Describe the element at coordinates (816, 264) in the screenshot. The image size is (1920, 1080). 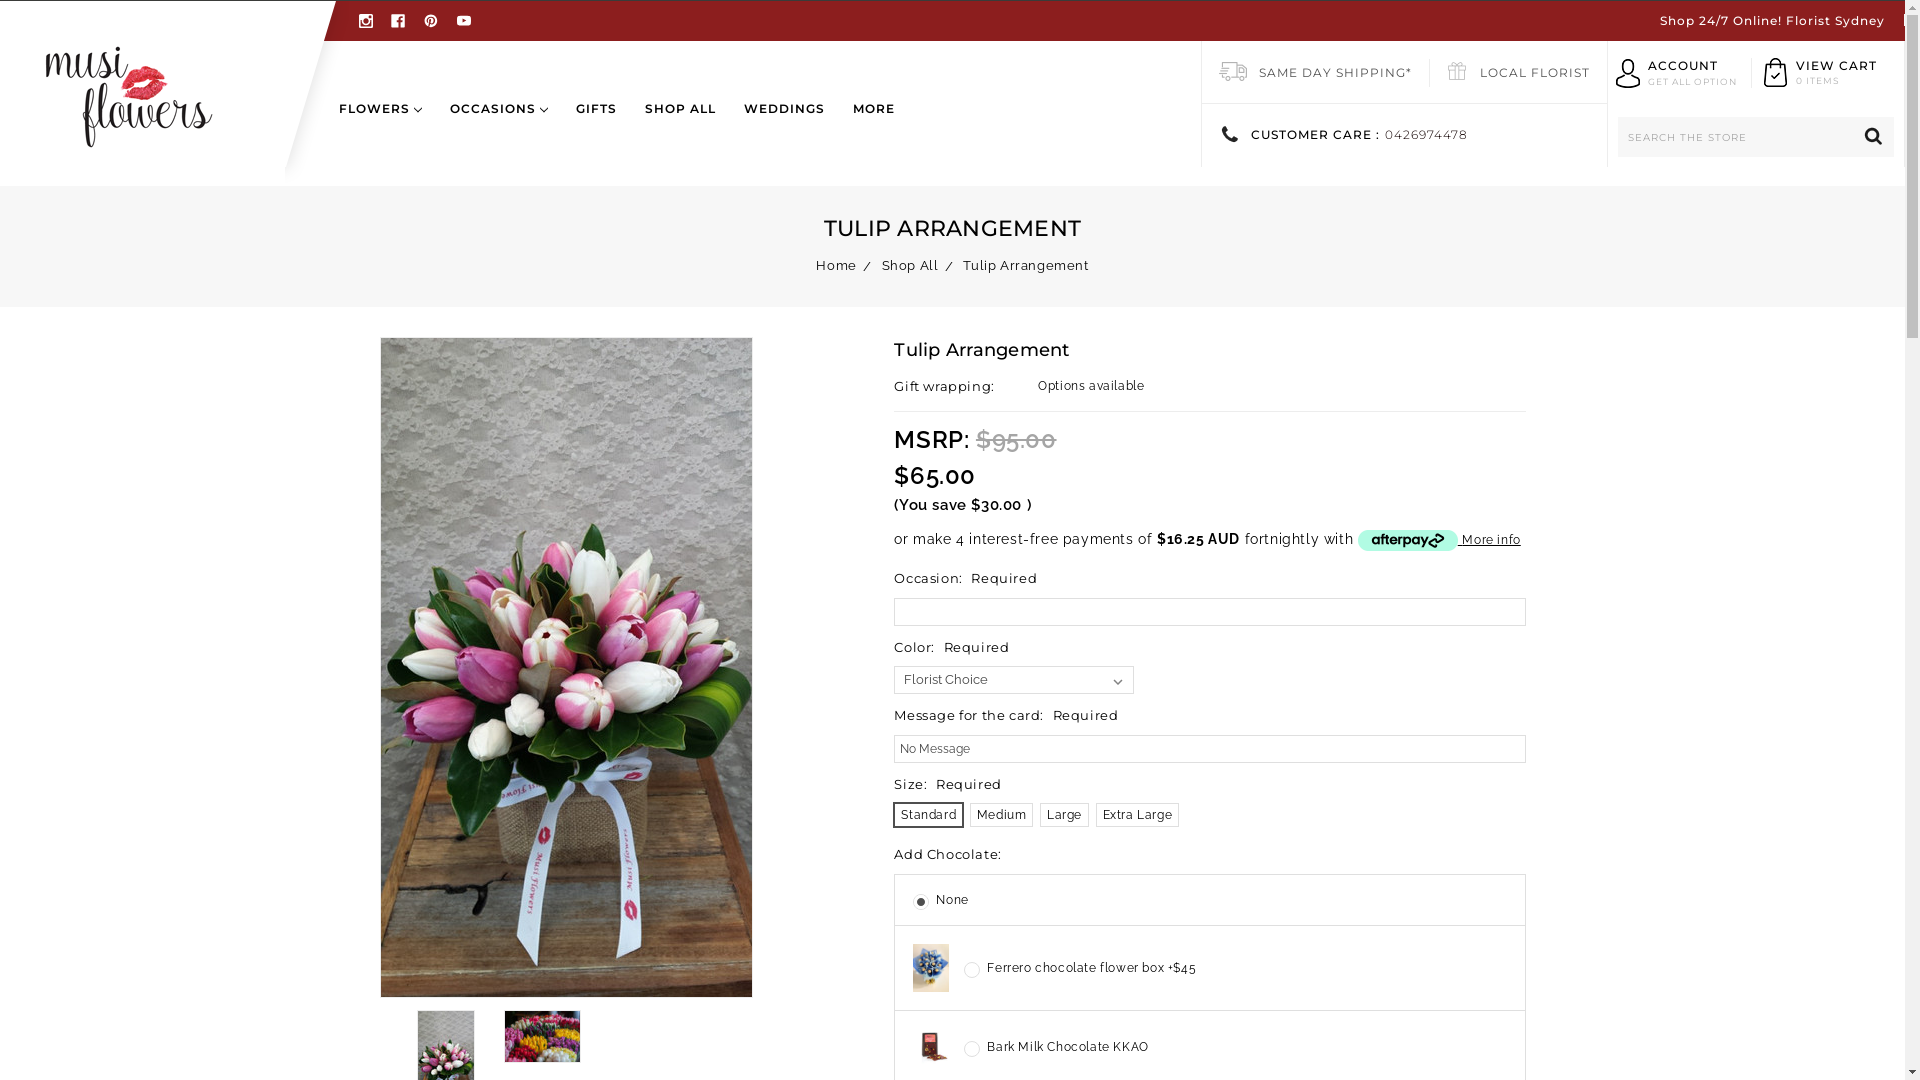
I see `'Home'` at that location.